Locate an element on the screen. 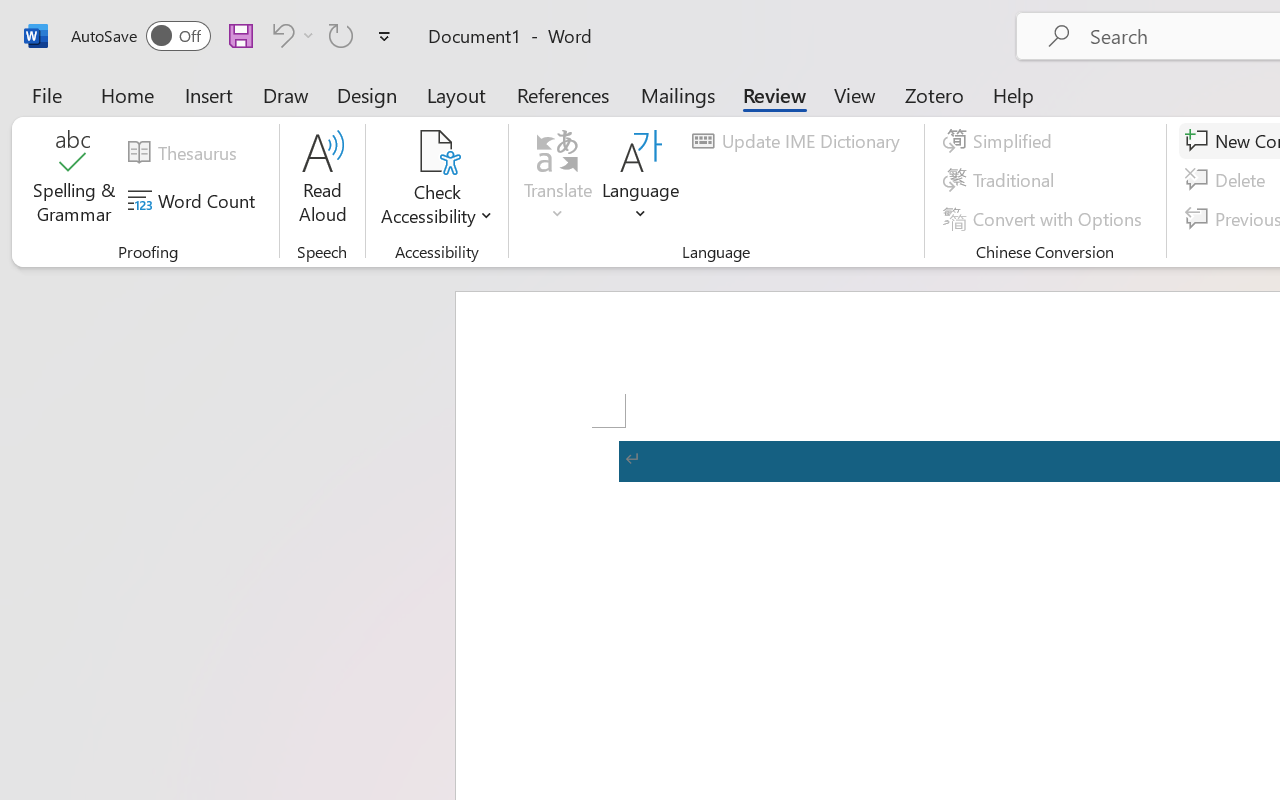  'Word Count' is located at coordinates (194, 201).